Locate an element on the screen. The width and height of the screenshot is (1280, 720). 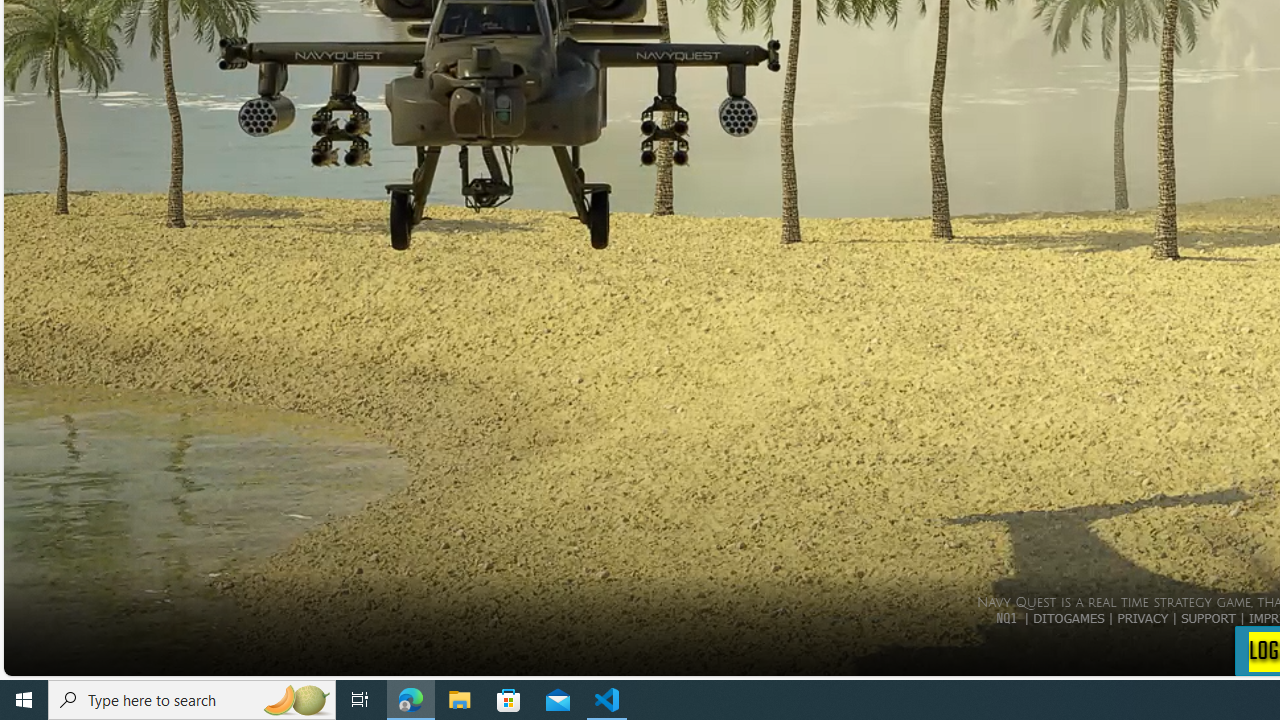
'SUPPORT' is located at coordinates (1207, 616).